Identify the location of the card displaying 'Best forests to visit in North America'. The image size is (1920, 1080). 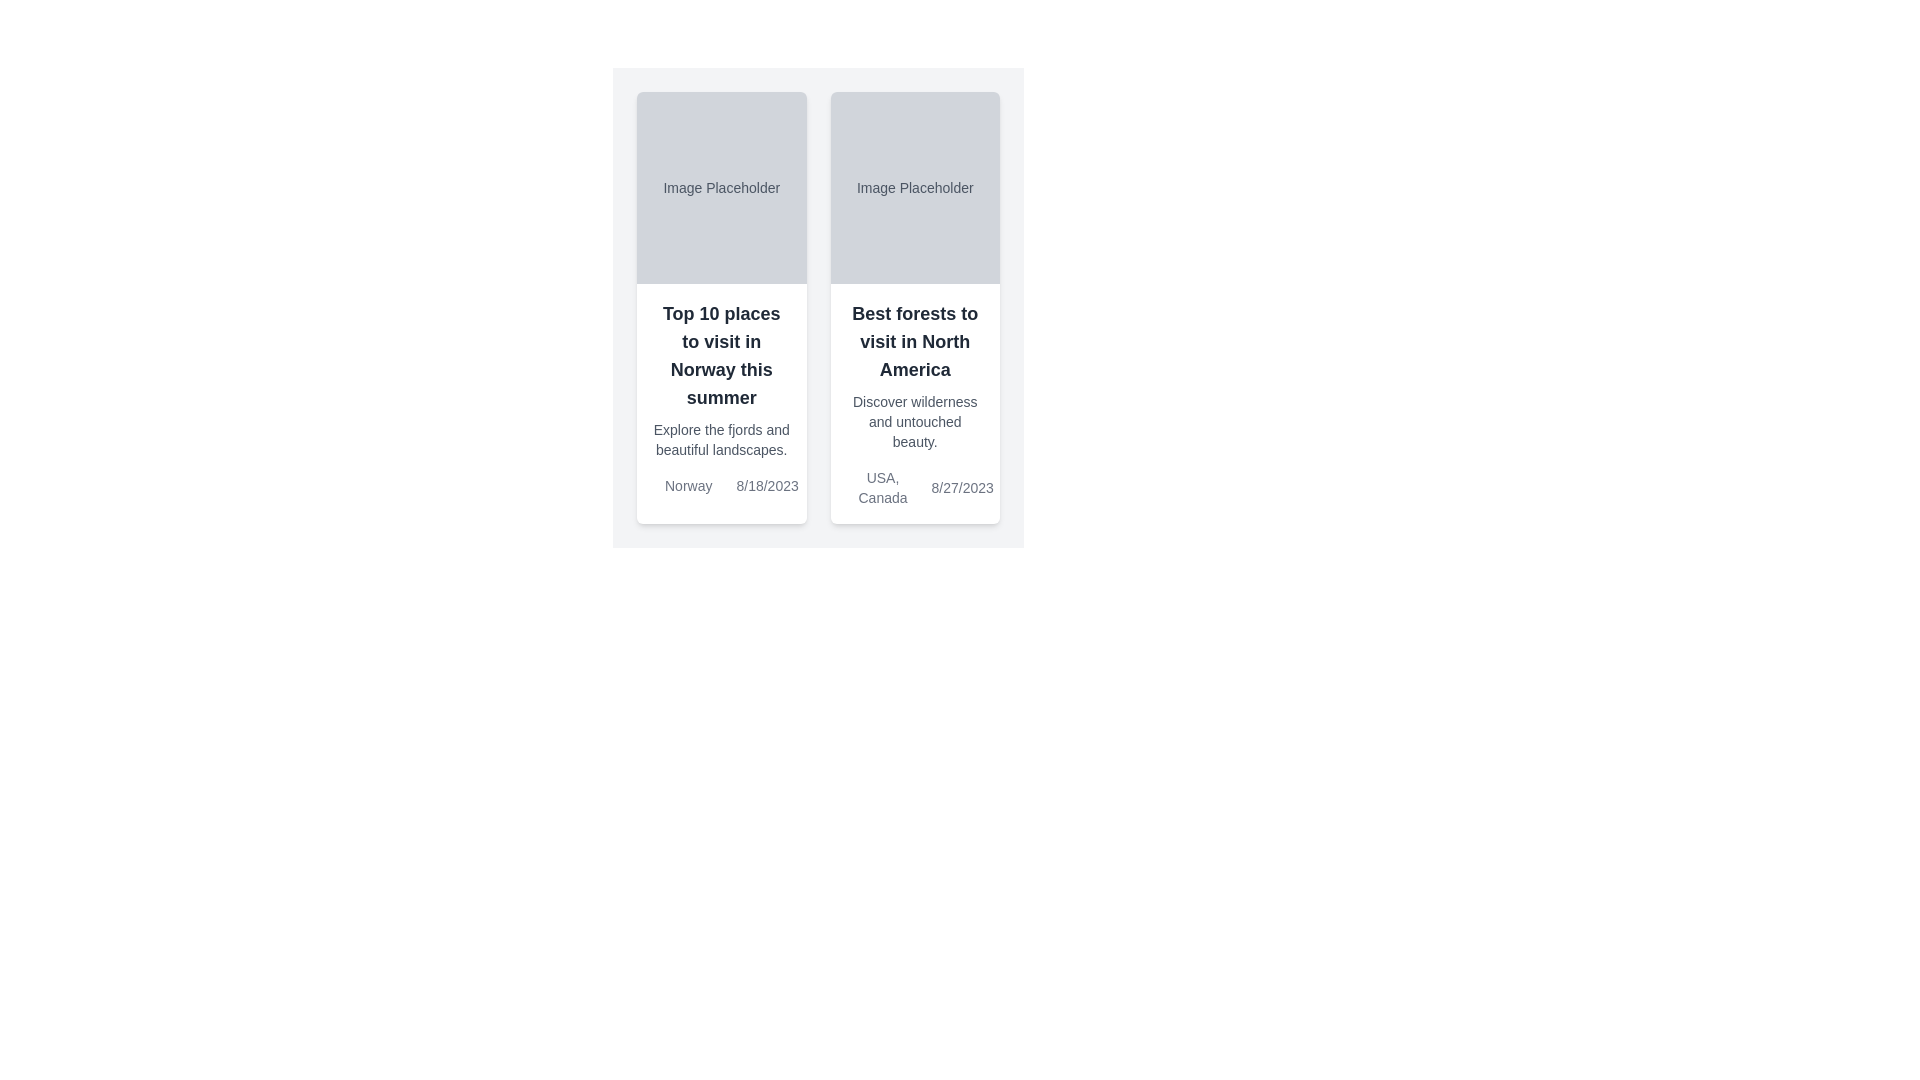
(914, 308).